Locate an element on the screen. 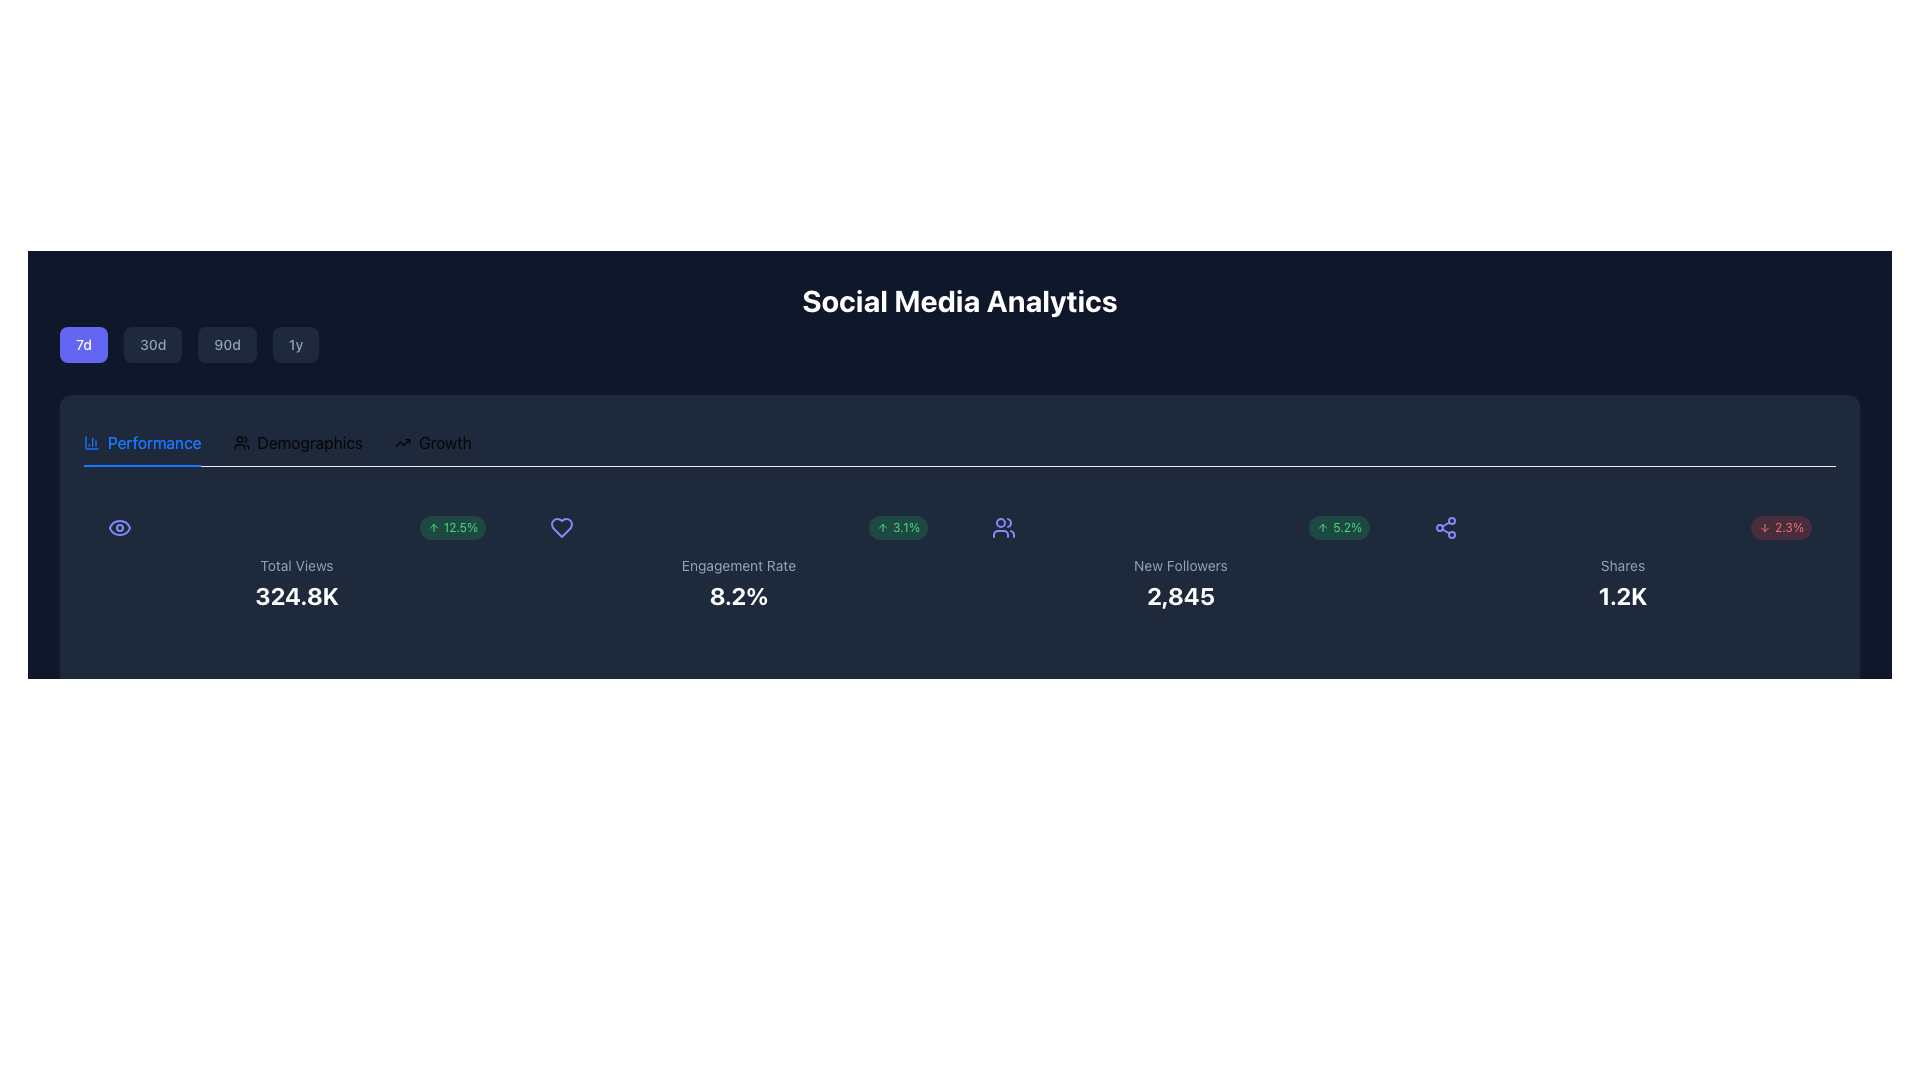  the first button in a horizontal row used for selecting a 7-day time range for filtering data, located near the upper-left corner of the page is located at coordinates (83, 343).